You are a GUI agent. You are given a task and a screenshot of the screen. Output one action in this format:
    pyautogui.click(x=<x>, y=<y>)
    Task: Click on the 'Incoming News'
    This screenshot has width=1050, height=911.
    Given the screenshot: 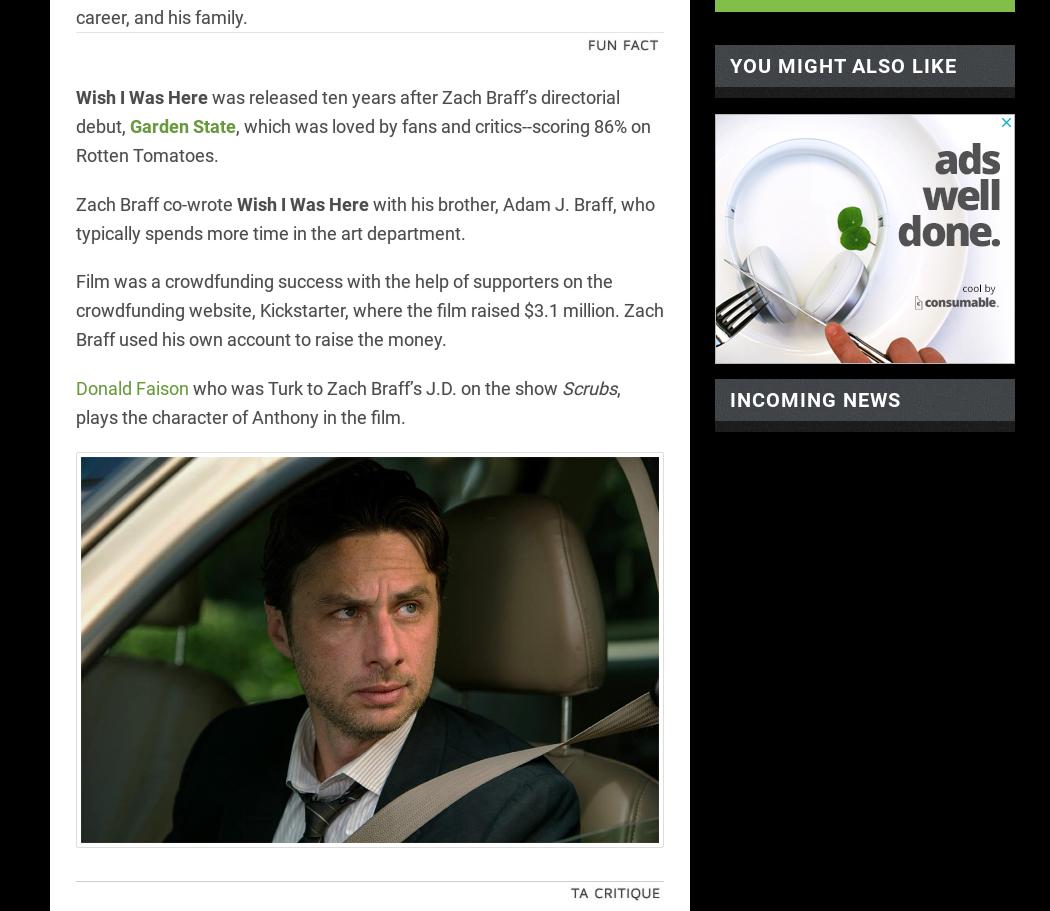 What is the action you would take?
    pyautogui.click(x=814, y=399)
    